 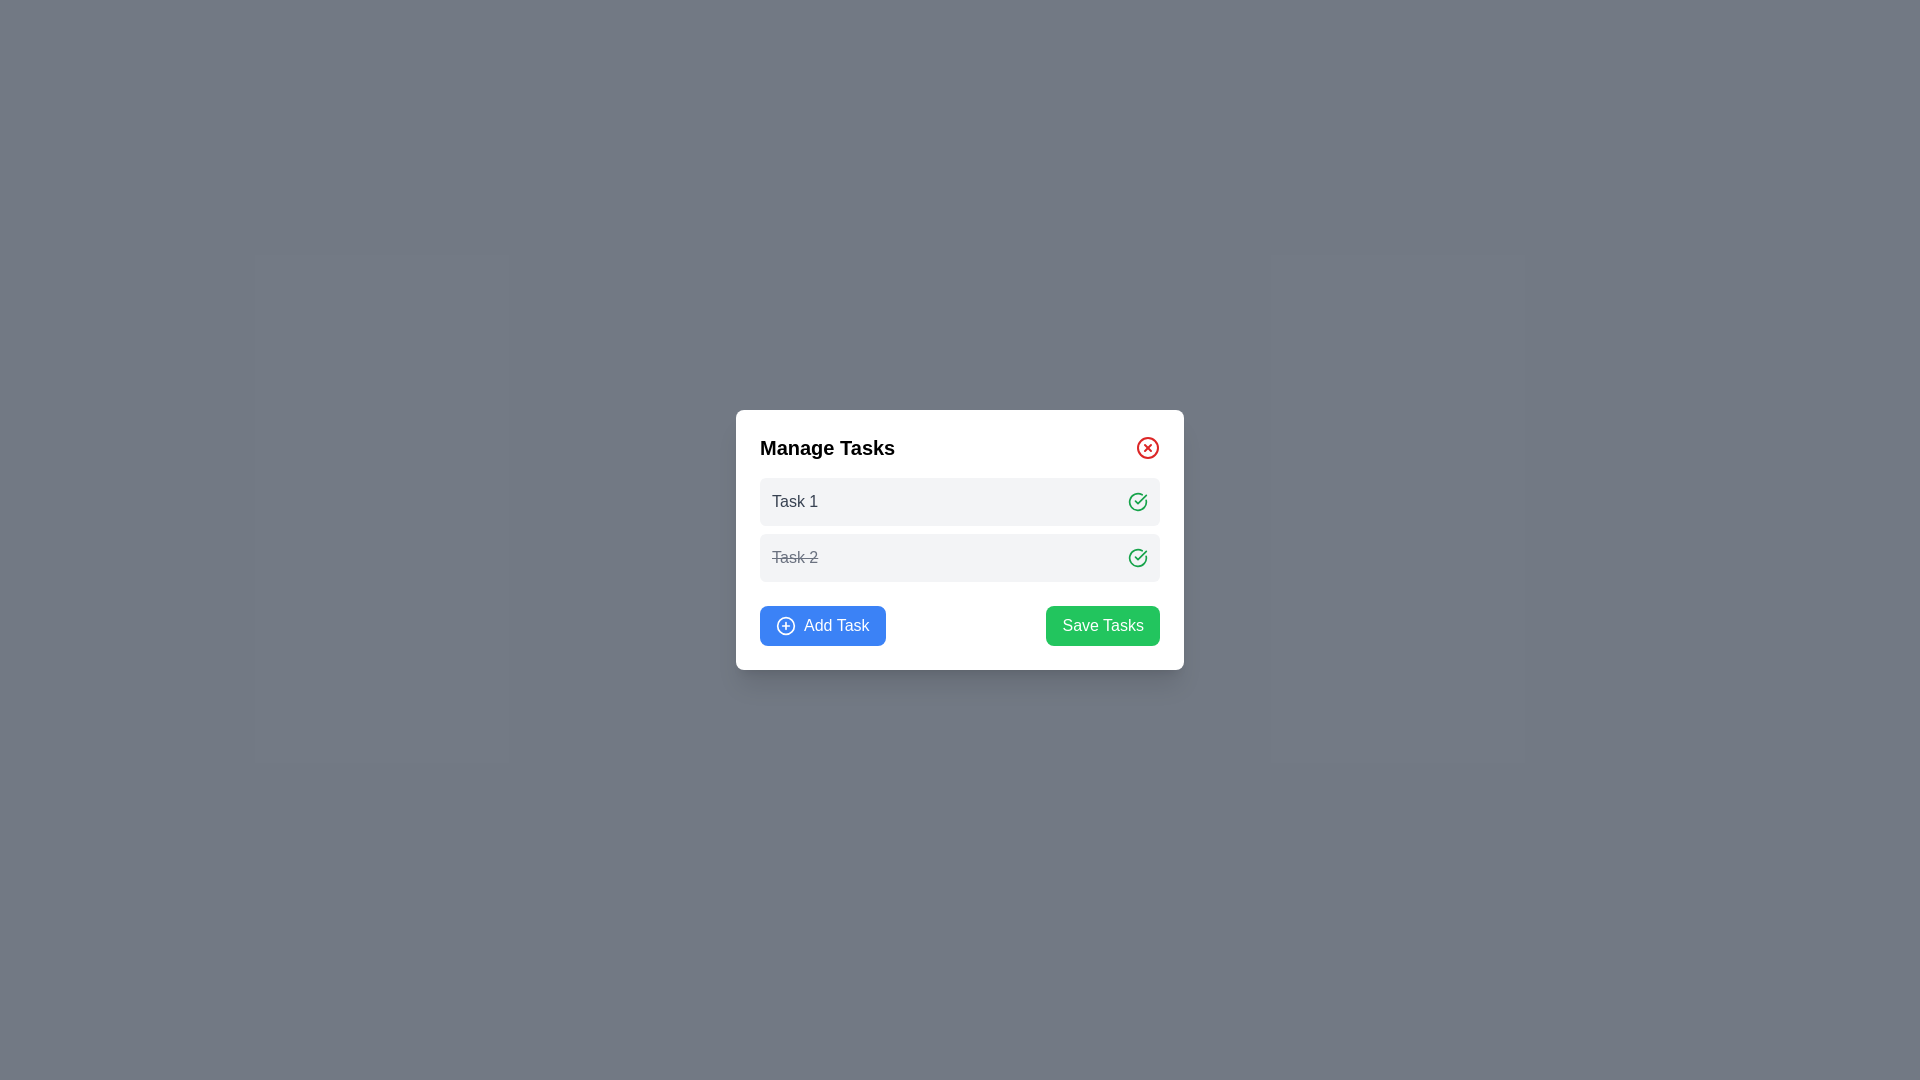 What do you see at coordinates (794, 500) in the screenshot?
I see `the text label that serves as the descriptive title for the first task in the 'Manage Tasks' modal` at bounding box center [794, 500].